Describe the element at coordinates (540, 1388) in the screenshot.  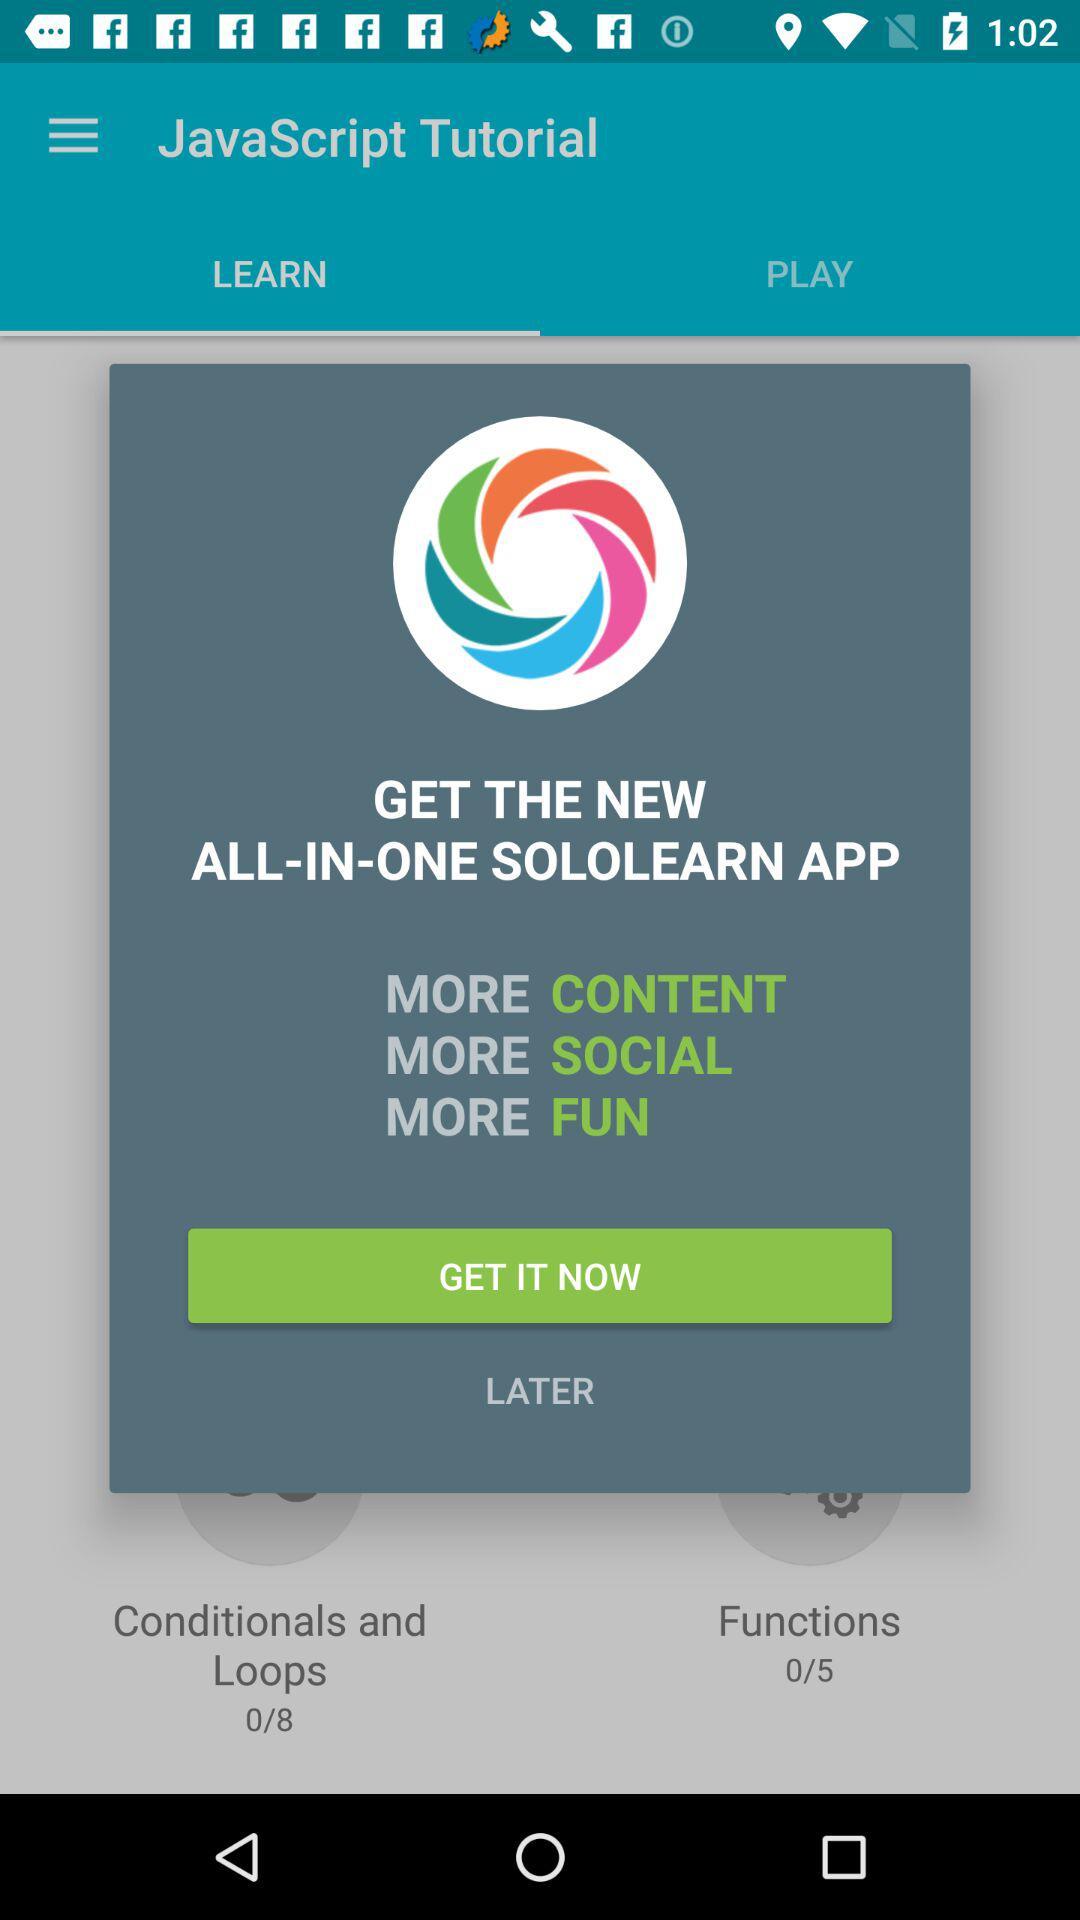
I see `later icon` at that location.